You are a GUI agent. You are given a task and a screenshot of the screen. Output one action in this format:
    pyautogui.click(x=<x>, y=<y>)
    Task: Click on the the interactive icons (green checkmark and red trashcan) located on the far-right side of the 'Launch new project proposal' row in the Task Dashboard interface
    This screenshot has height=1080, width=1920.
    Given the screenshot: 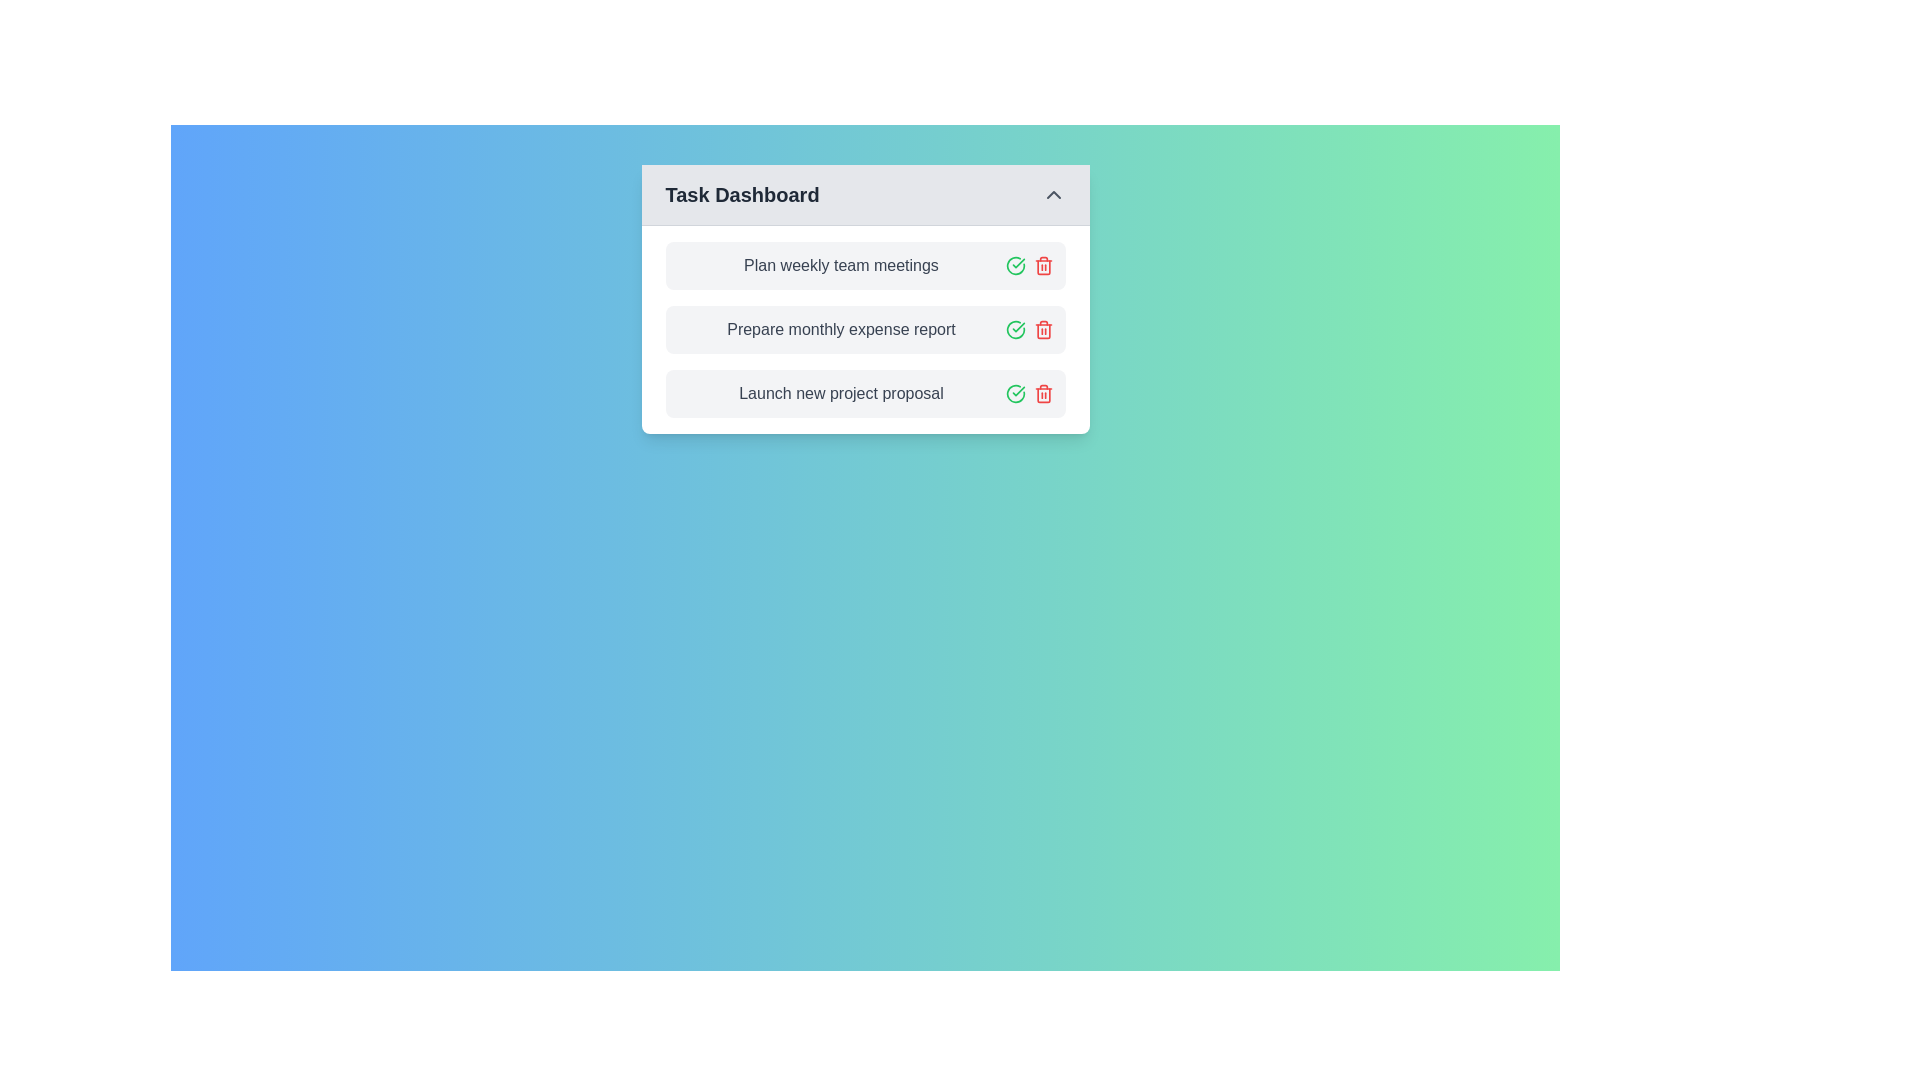 What is the action you would take?
    pyautogui.click(x=1029, y=393)
    